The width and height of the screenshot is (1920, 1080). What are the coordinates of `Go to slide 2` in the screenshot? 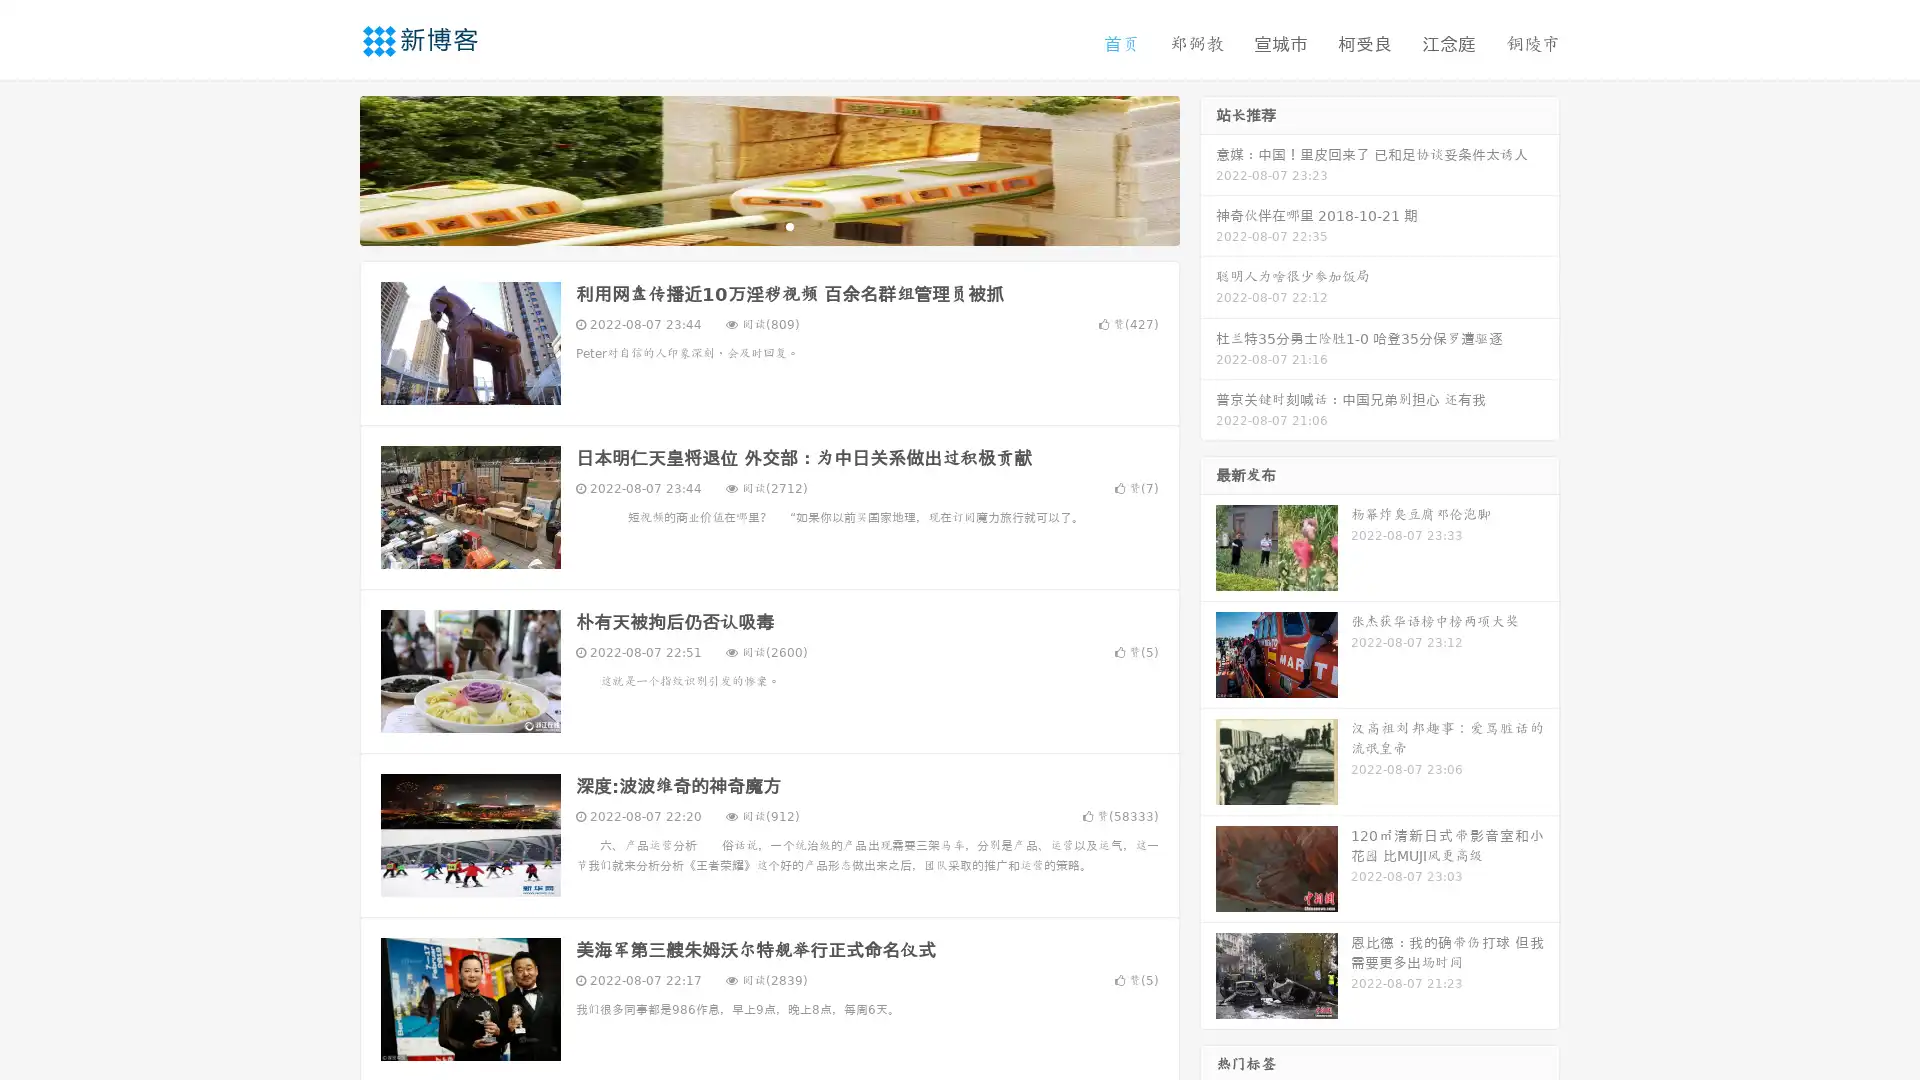 It's located at (768, 225).